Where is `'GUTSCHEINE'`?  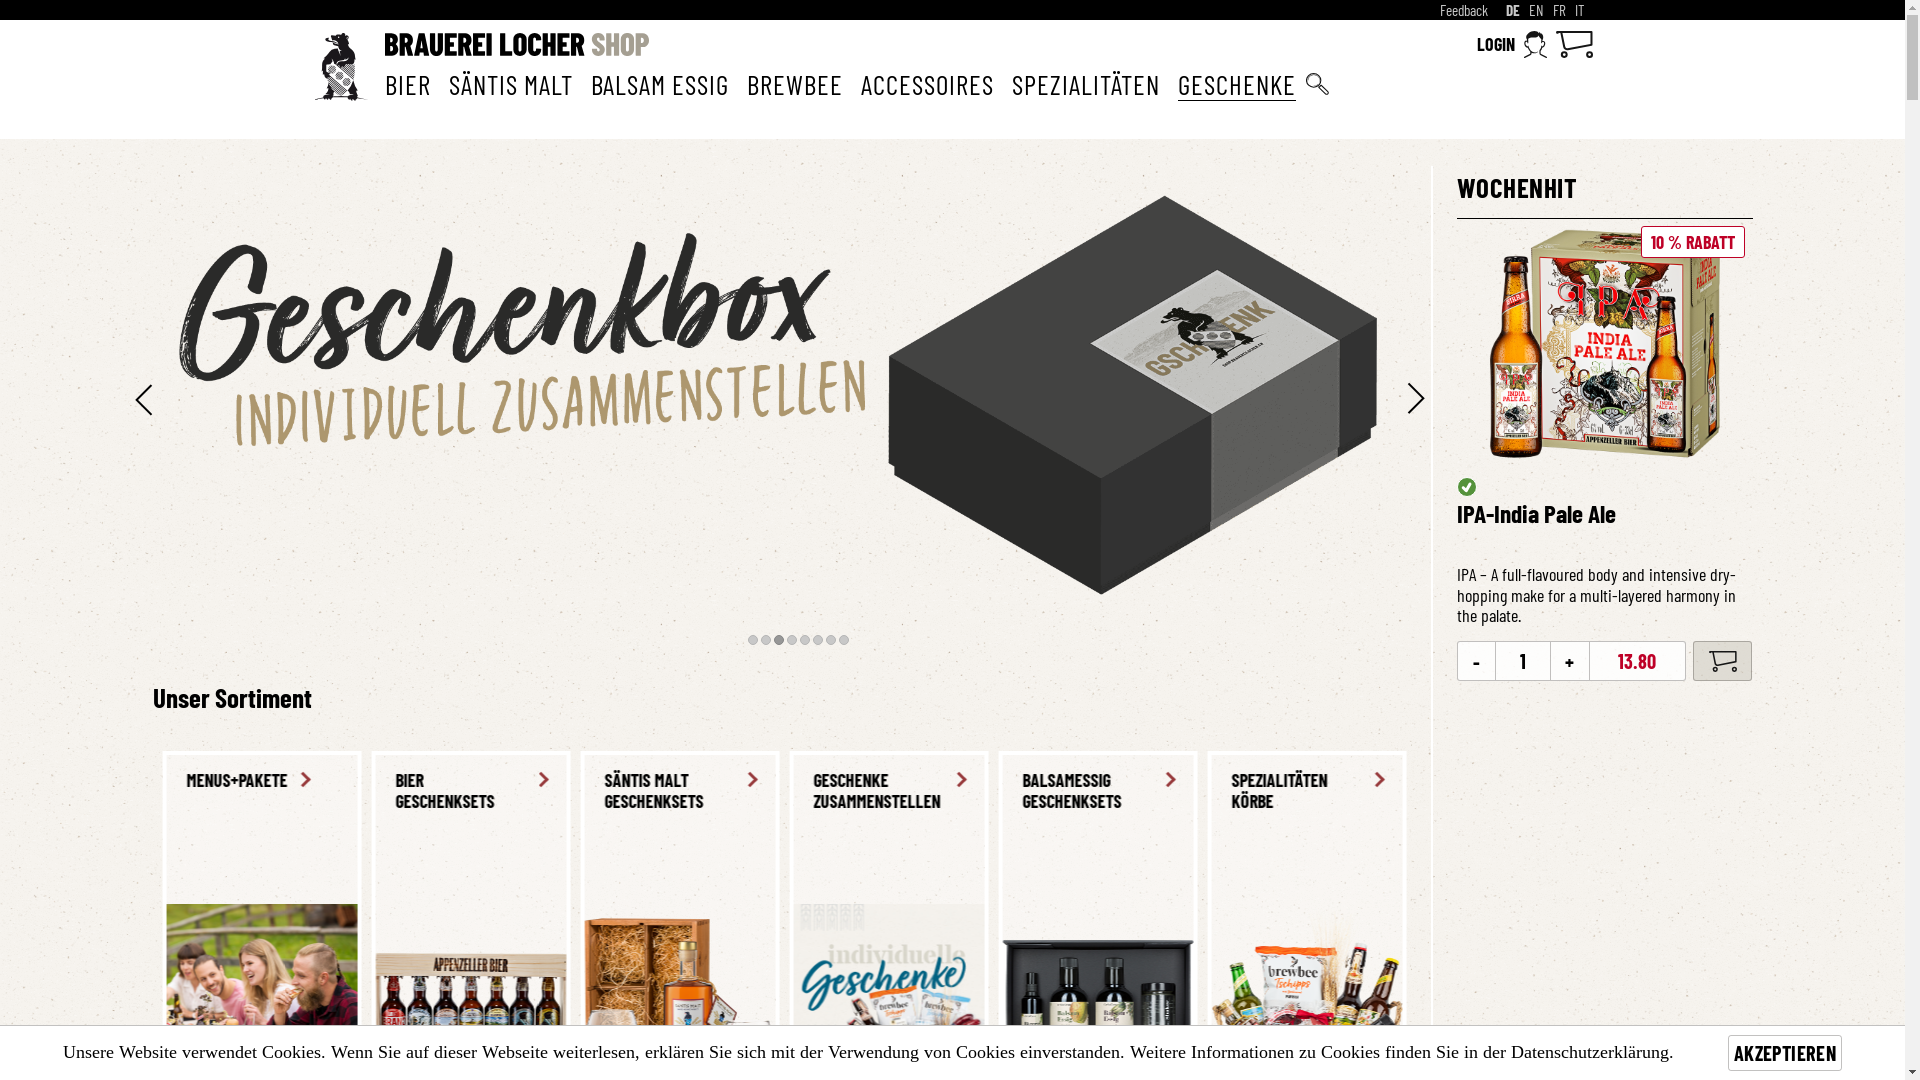
'GUTSCHEINE' is located at coordinates (879, 779).